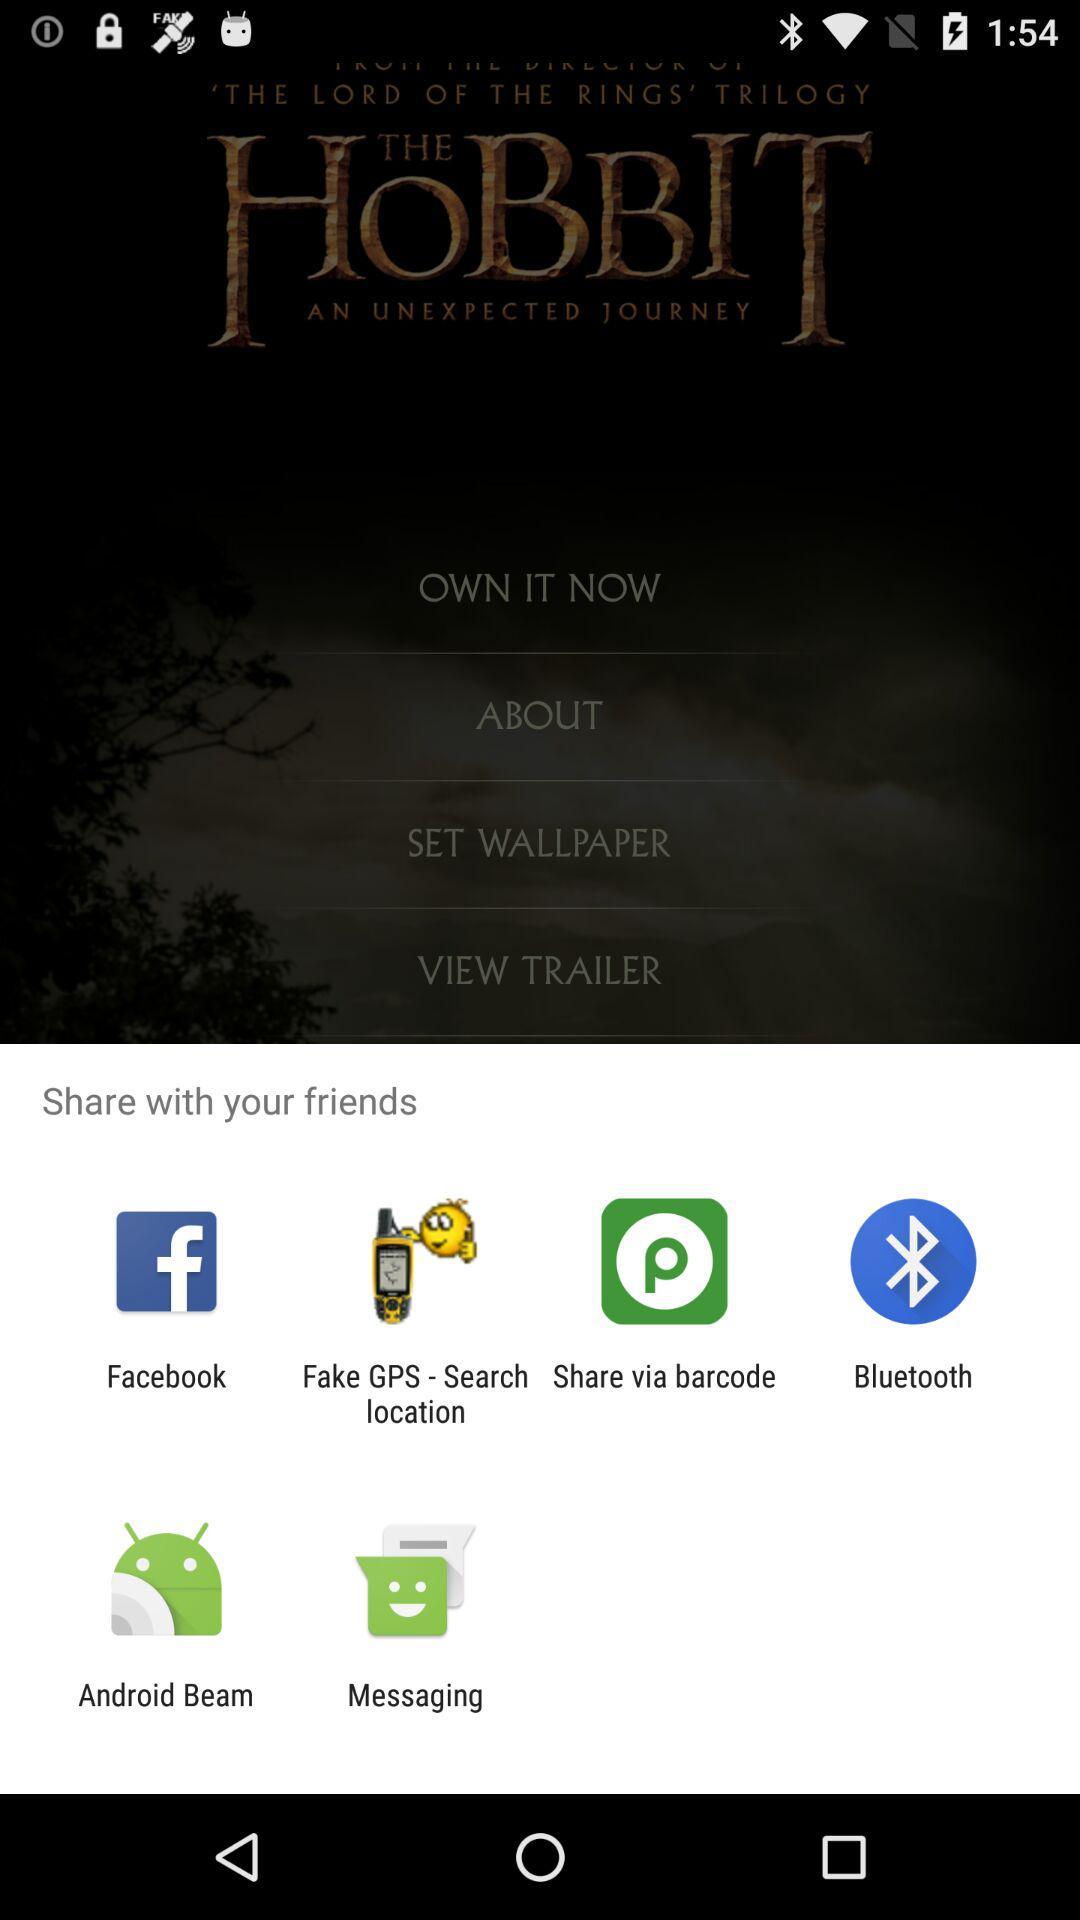 This screenshot has width=1080, height=1920. I want to click on app next to the android beam icon, so click(414, 1711).